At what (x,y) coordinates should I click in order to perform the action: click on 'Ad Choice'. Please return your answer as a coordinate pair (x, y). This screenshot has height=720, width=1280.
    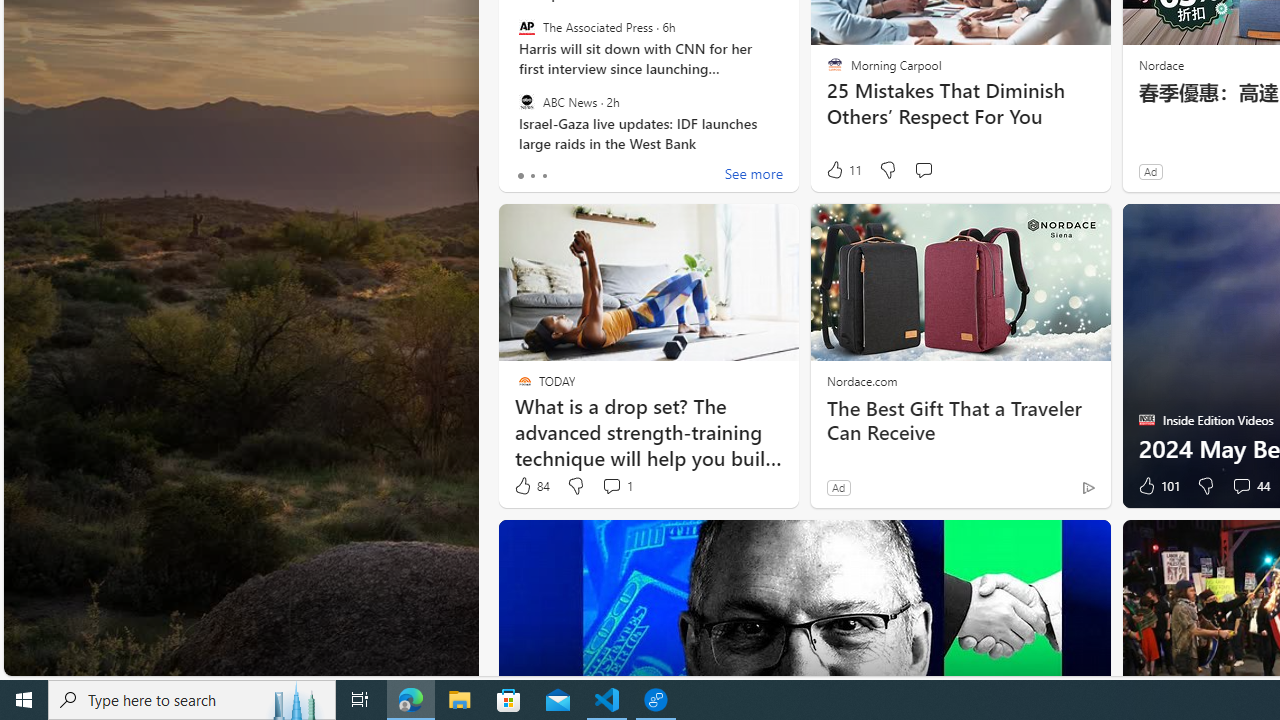
    Looking at the image, I should click on (1087, 487).